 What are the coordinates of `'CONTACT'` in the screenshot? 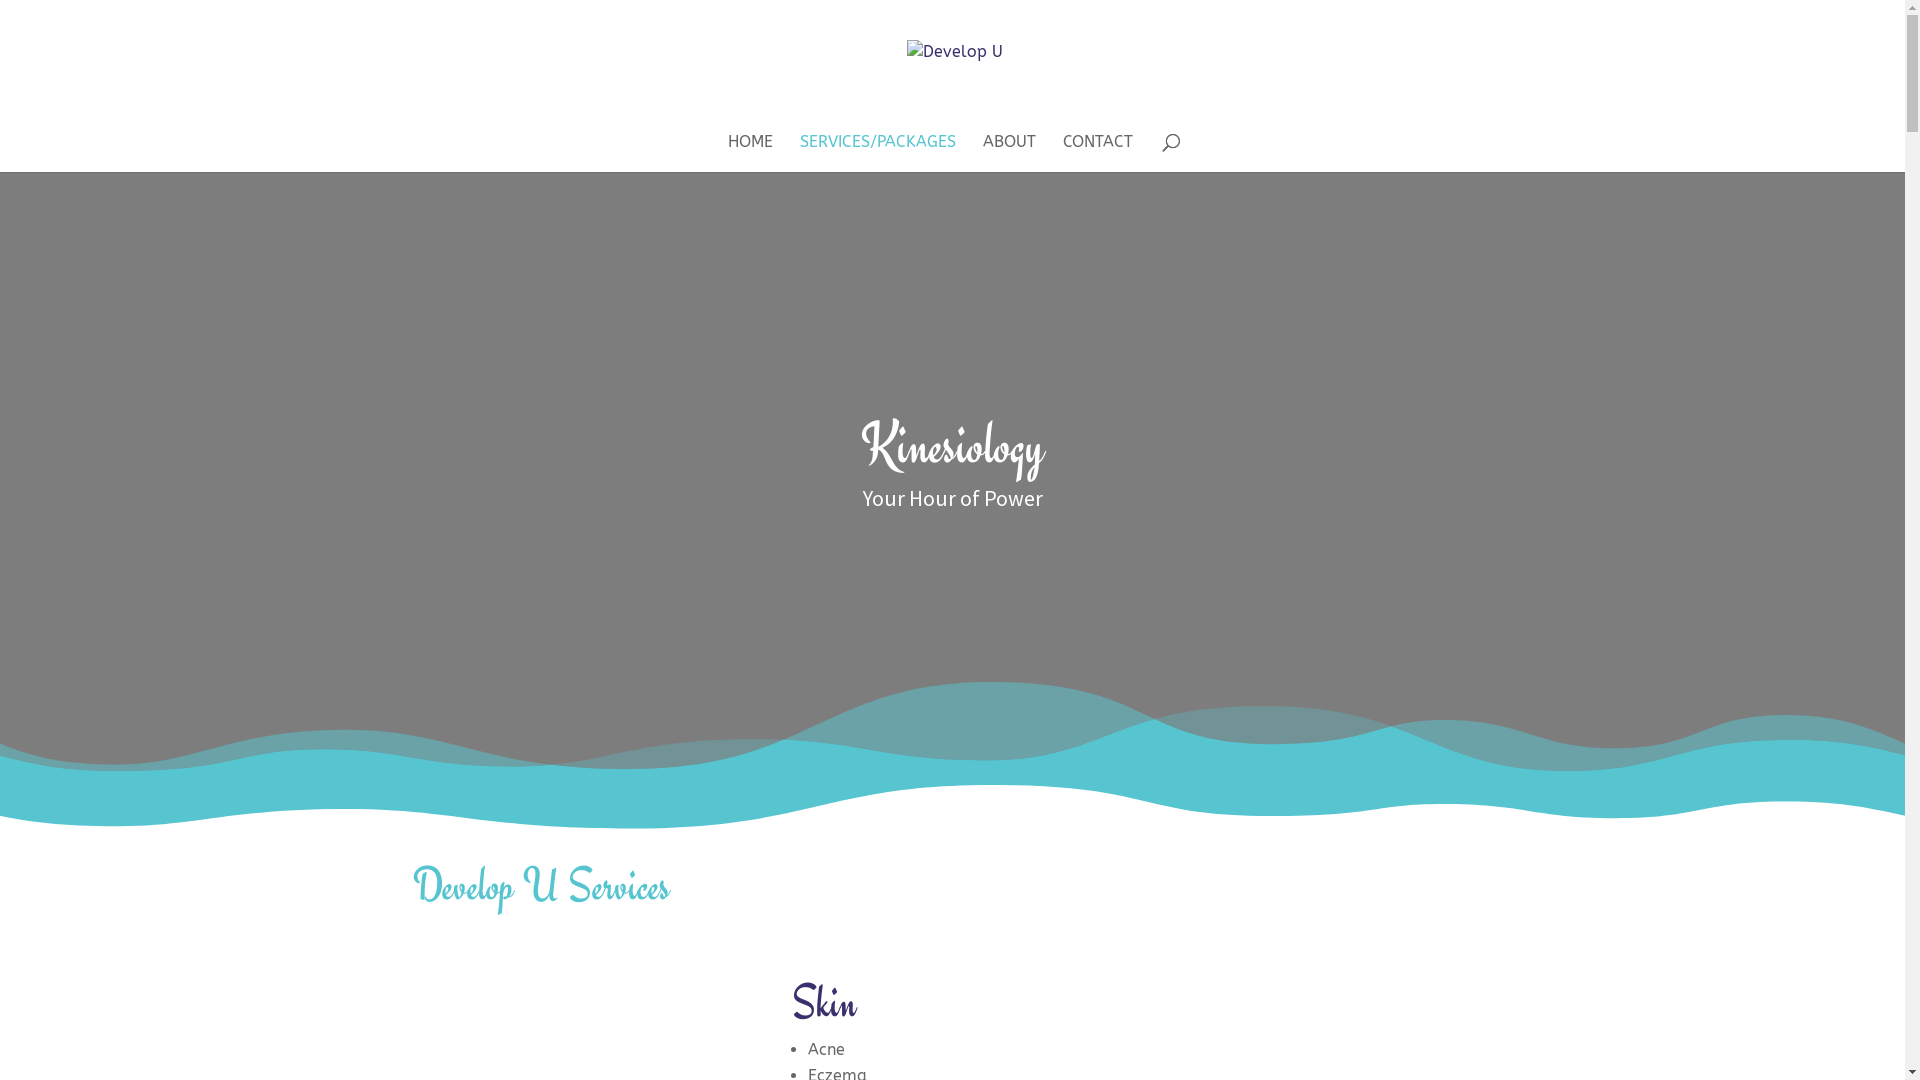 It's located at (1096, 152).